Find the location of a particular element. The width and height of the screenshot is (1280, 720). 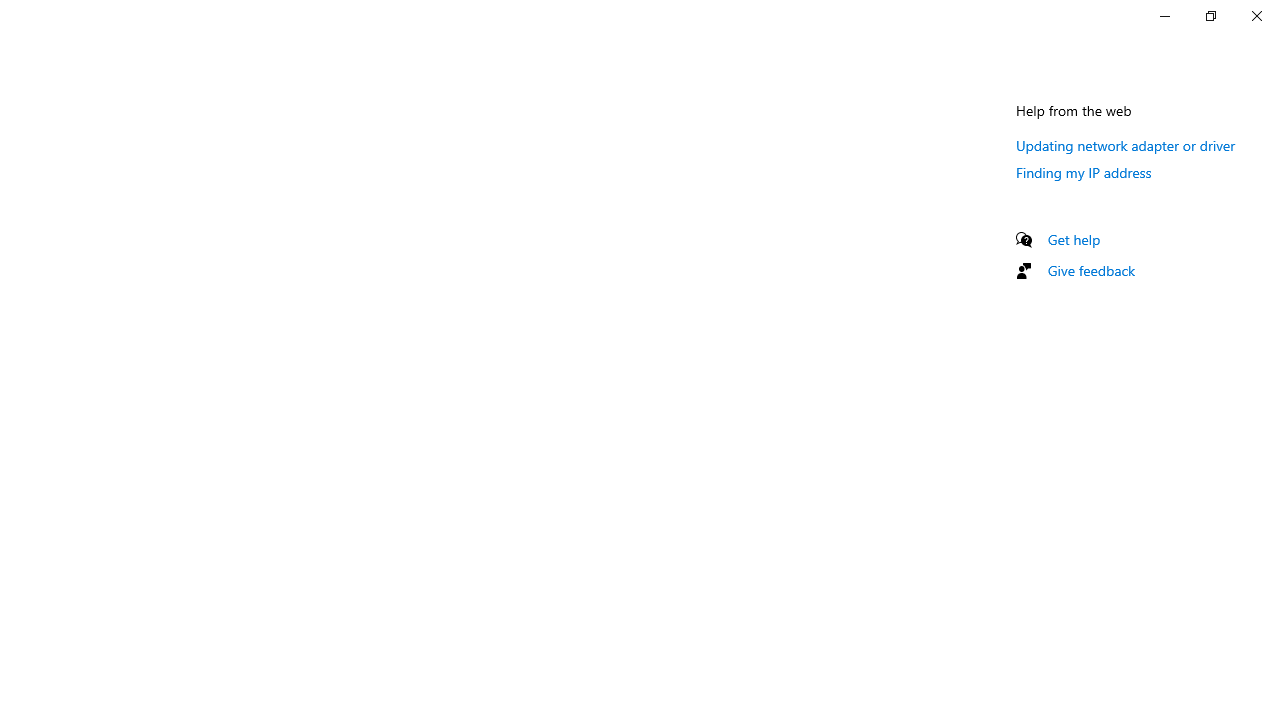

'Restore Settings' is located at coordinates (1209, 15).